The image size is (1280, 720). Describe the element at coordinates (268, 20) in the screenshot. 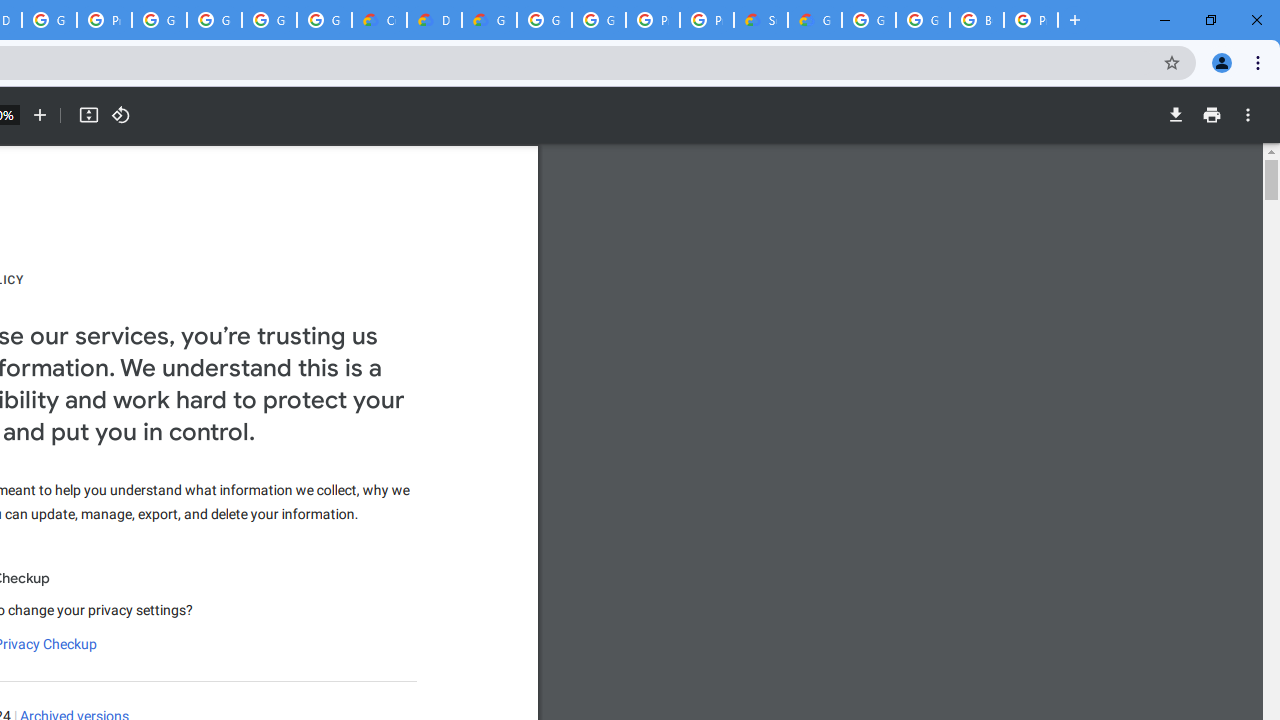

I see `'Google Workspace - Specific Terms'` at that location.